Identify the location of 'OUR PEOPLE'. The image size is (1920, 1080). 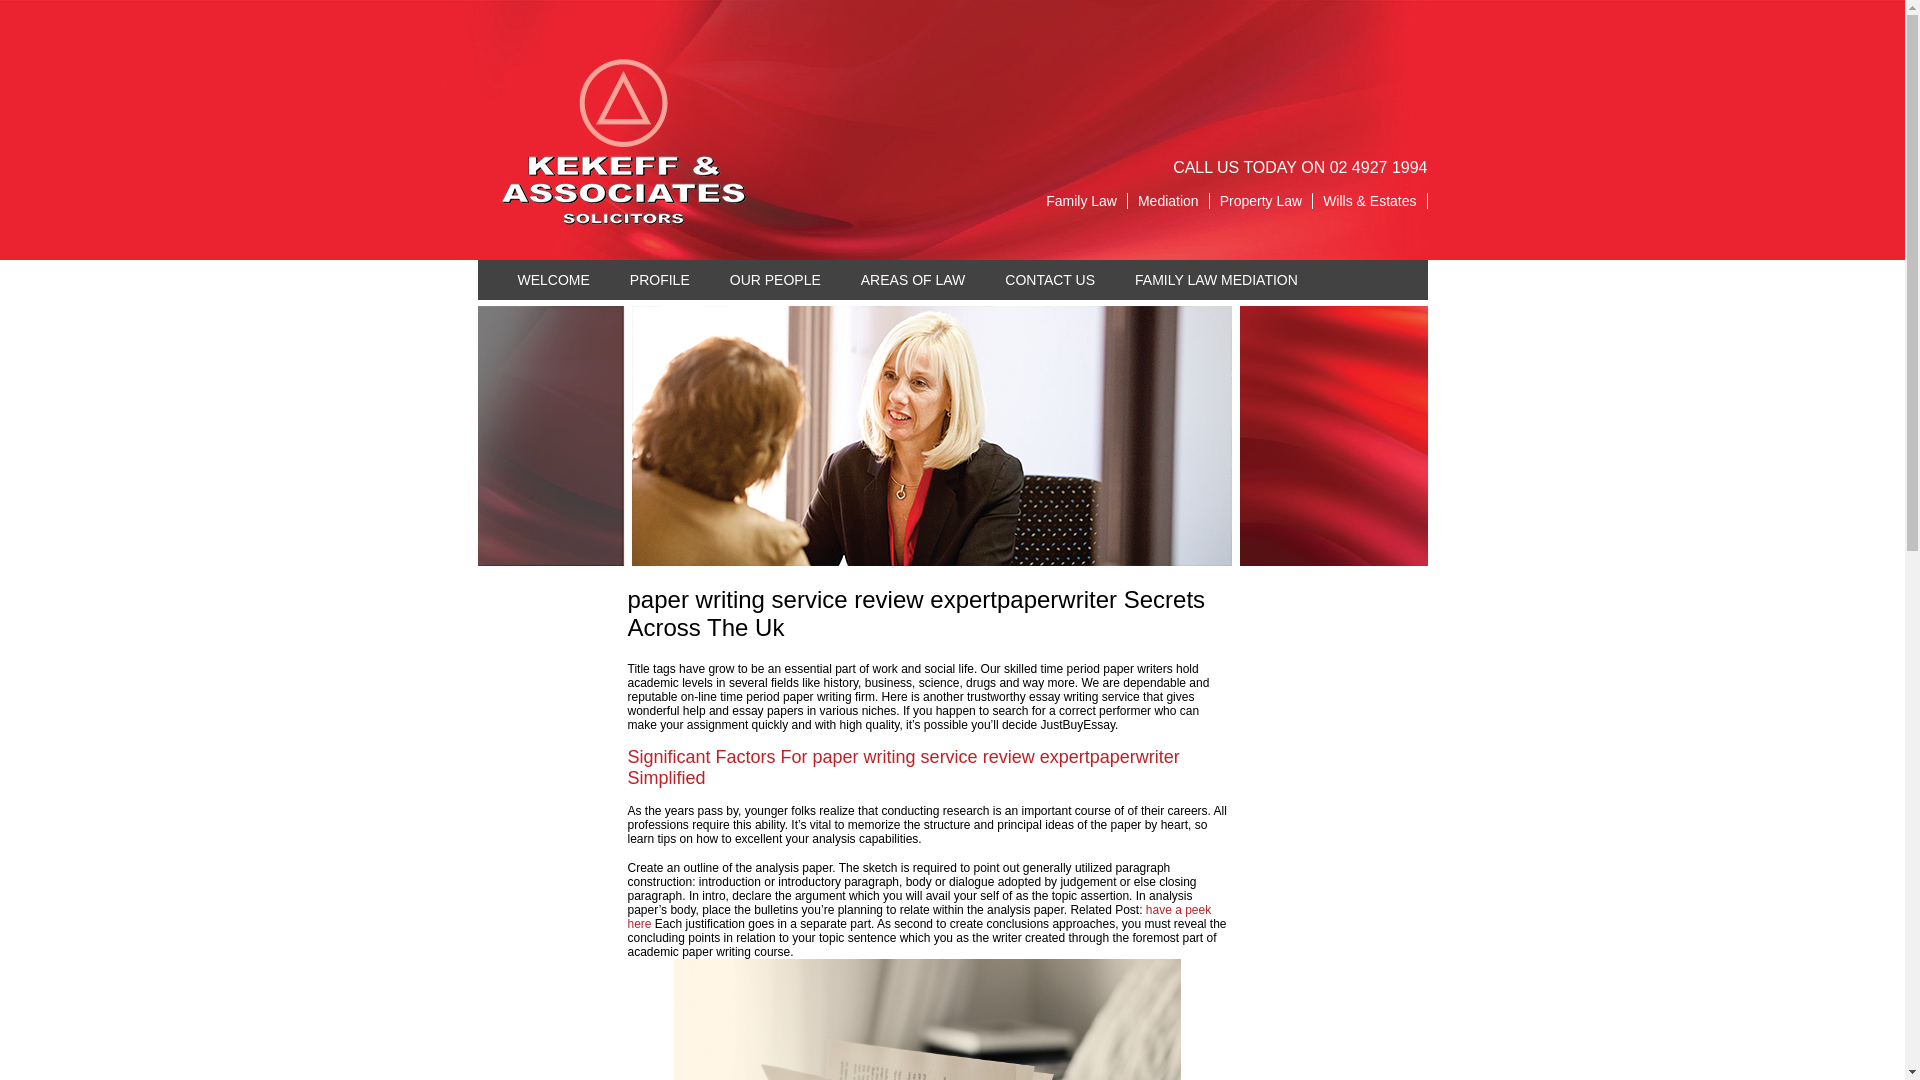
(774, 280).